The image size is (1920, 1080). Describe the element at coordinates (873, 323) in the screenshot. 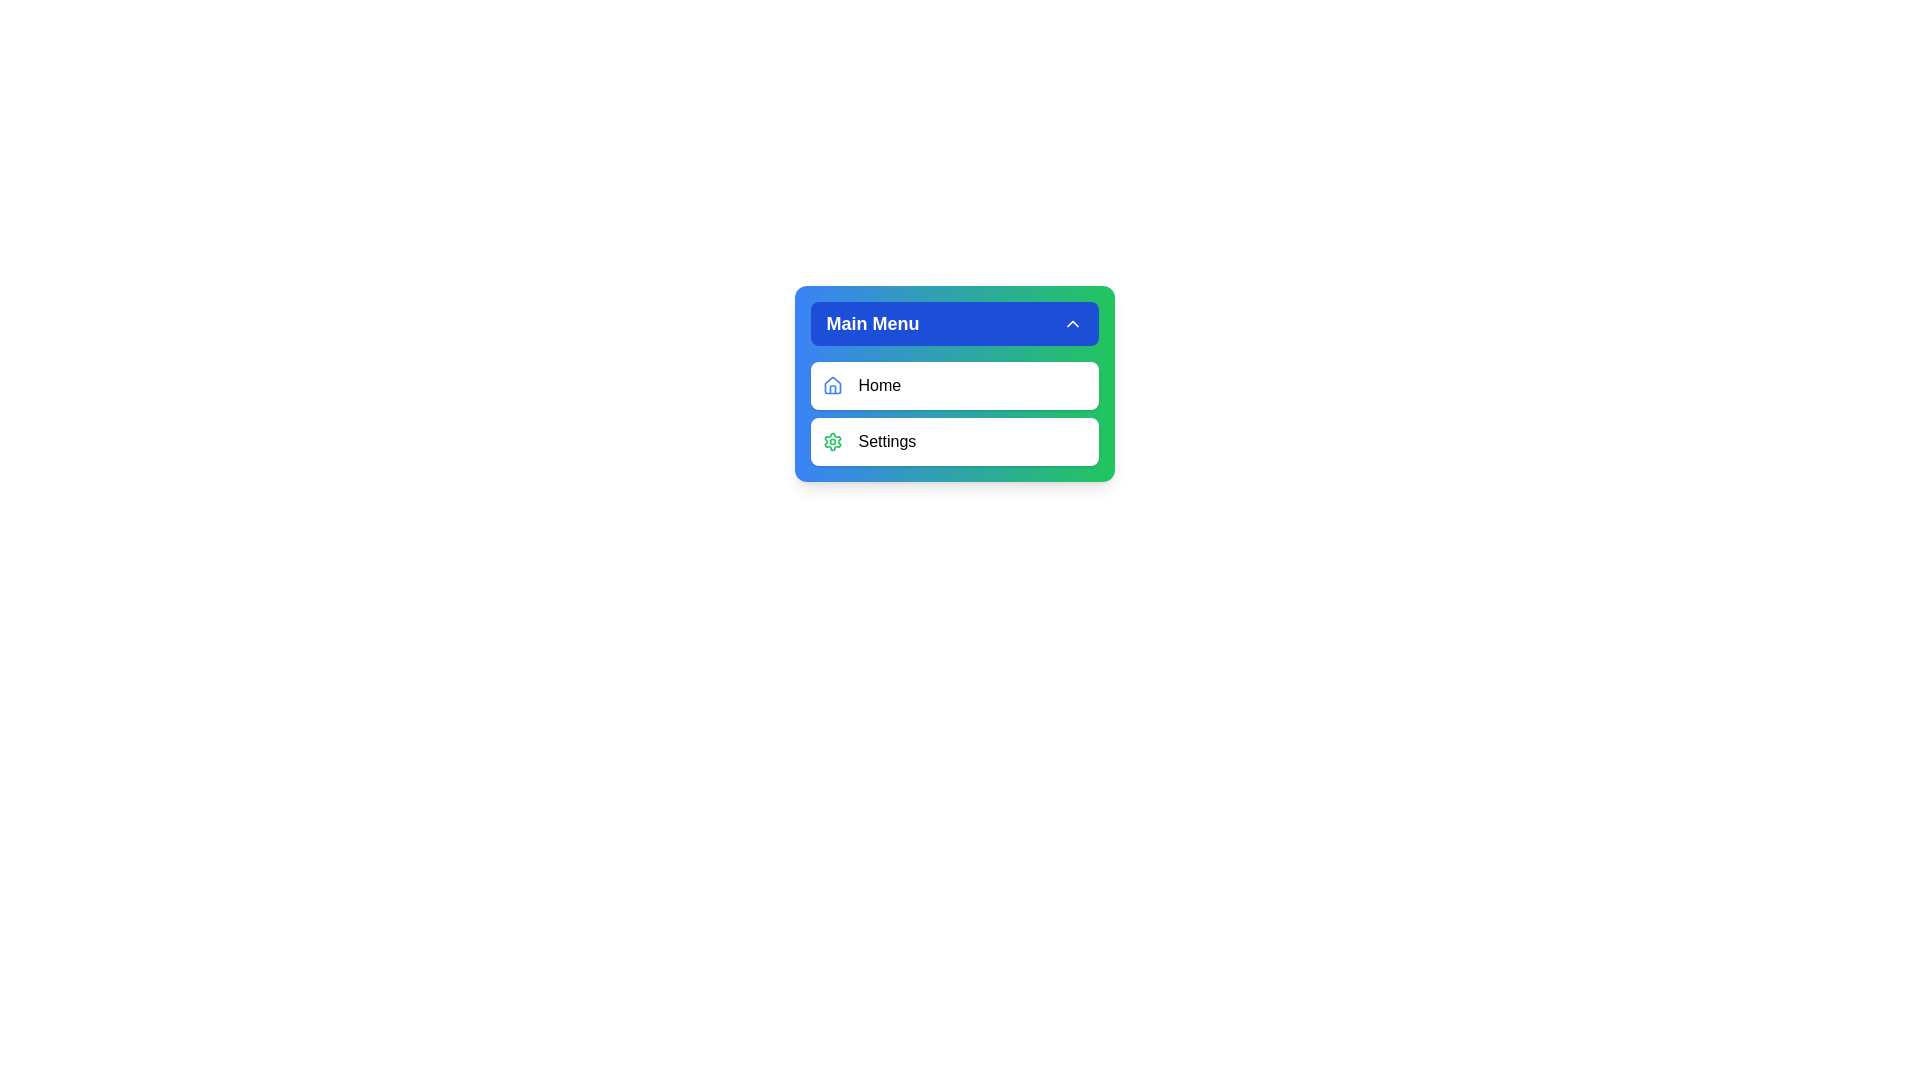

I see `text label located in the top-left of the blue header section of the dropdown menu, which serves as the title indicating the menu's purpose` at that location.